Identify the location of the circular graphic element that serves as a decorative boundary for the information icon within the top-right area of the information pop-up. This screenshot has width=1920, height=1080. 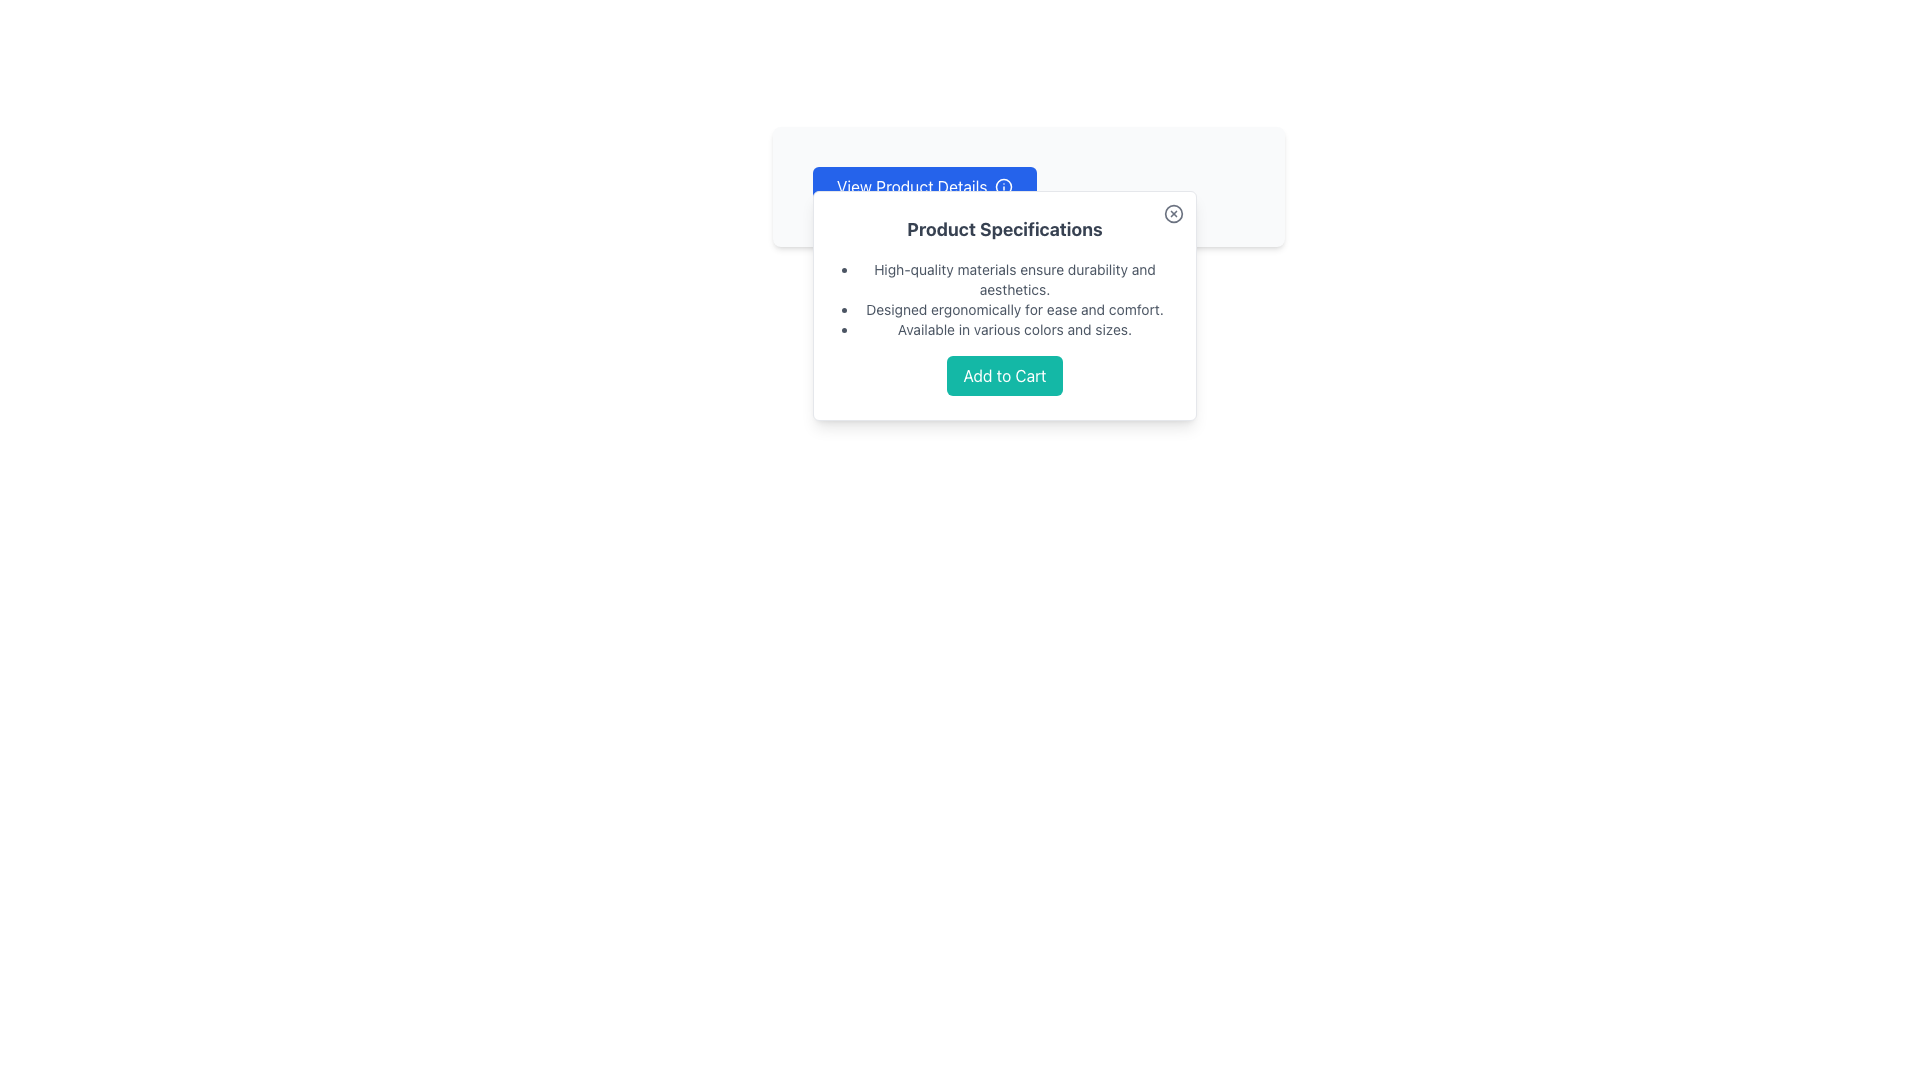
(1004, 186).